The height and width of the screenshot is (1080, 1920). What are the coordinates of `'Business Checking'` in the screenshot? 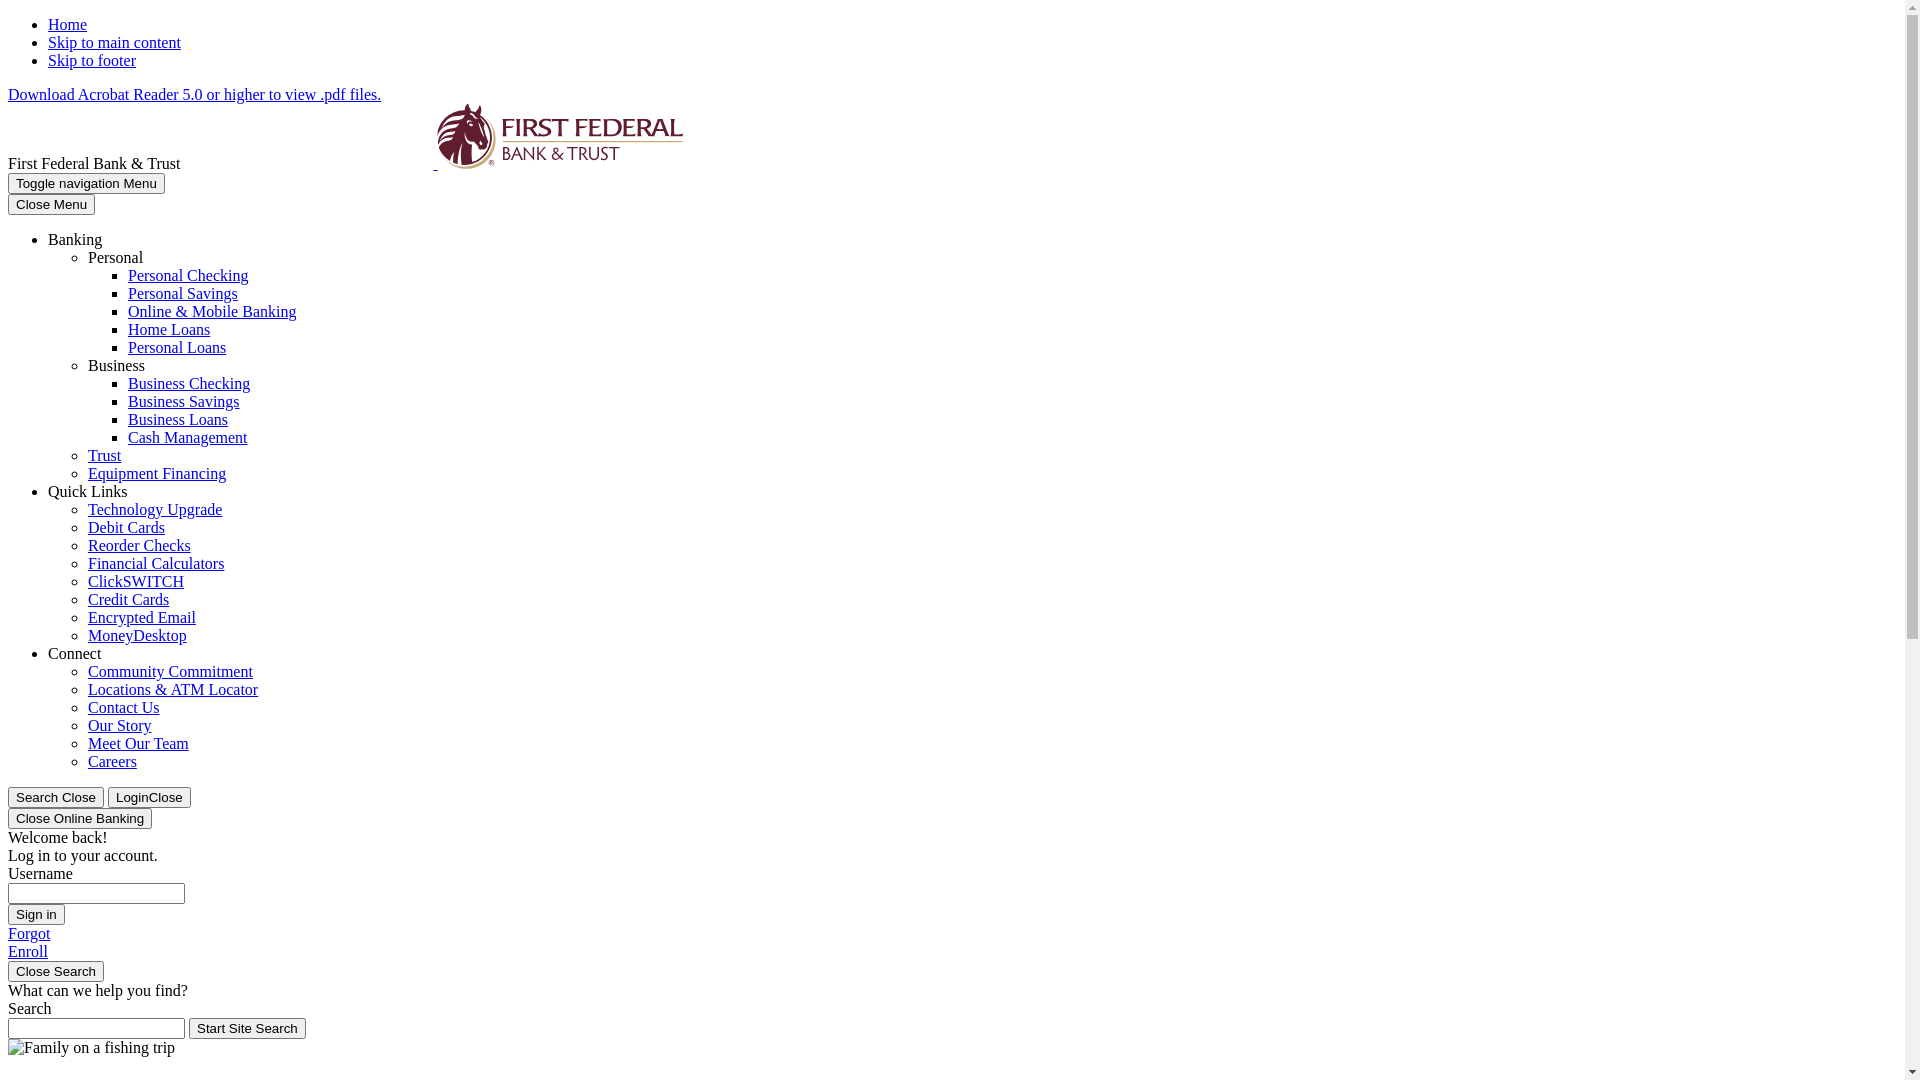 It's located at (188, 383).